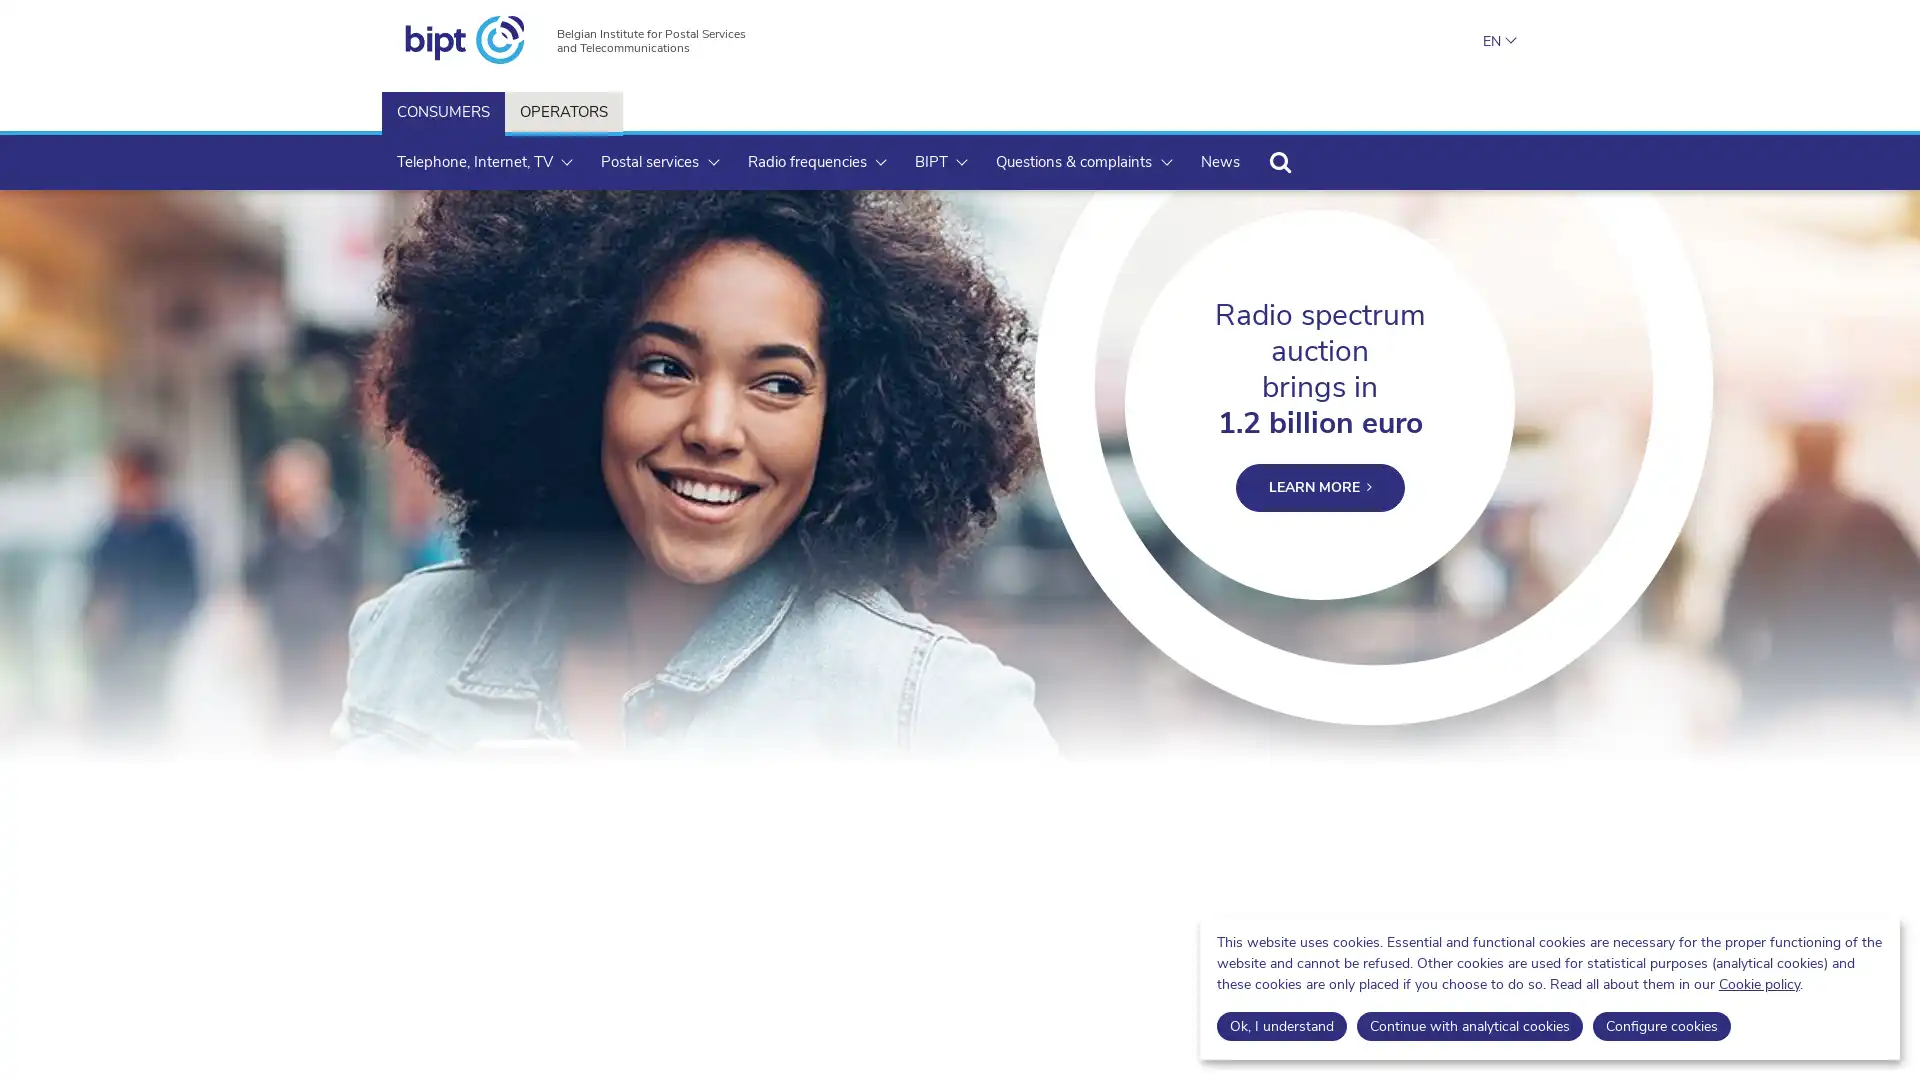  What do you see at coordinates (939, 161) in the screenshot?
I see `BIPT` at bounding box center [939, 161].